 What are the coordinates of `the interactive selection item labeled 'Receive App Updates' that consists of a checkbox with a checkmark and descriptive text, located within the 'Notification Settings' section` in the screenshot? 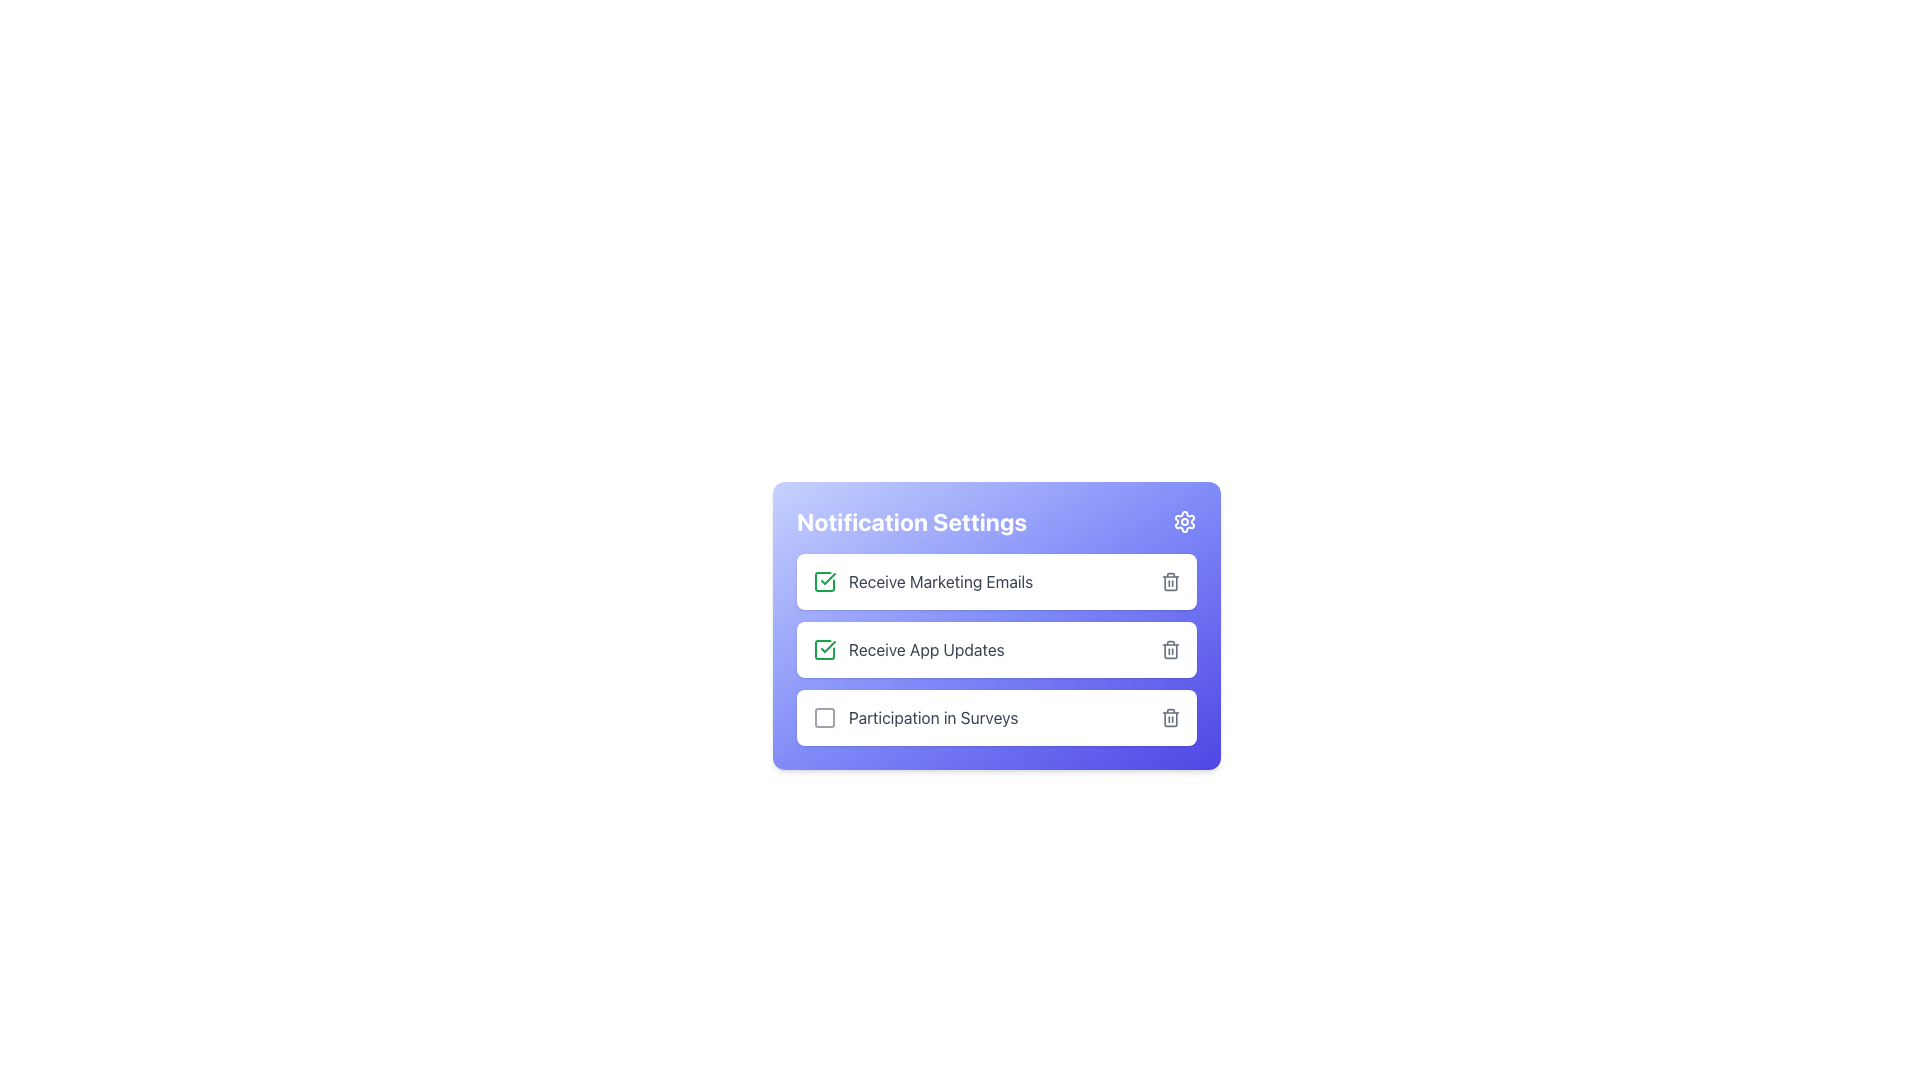 It's located at (907, 650).